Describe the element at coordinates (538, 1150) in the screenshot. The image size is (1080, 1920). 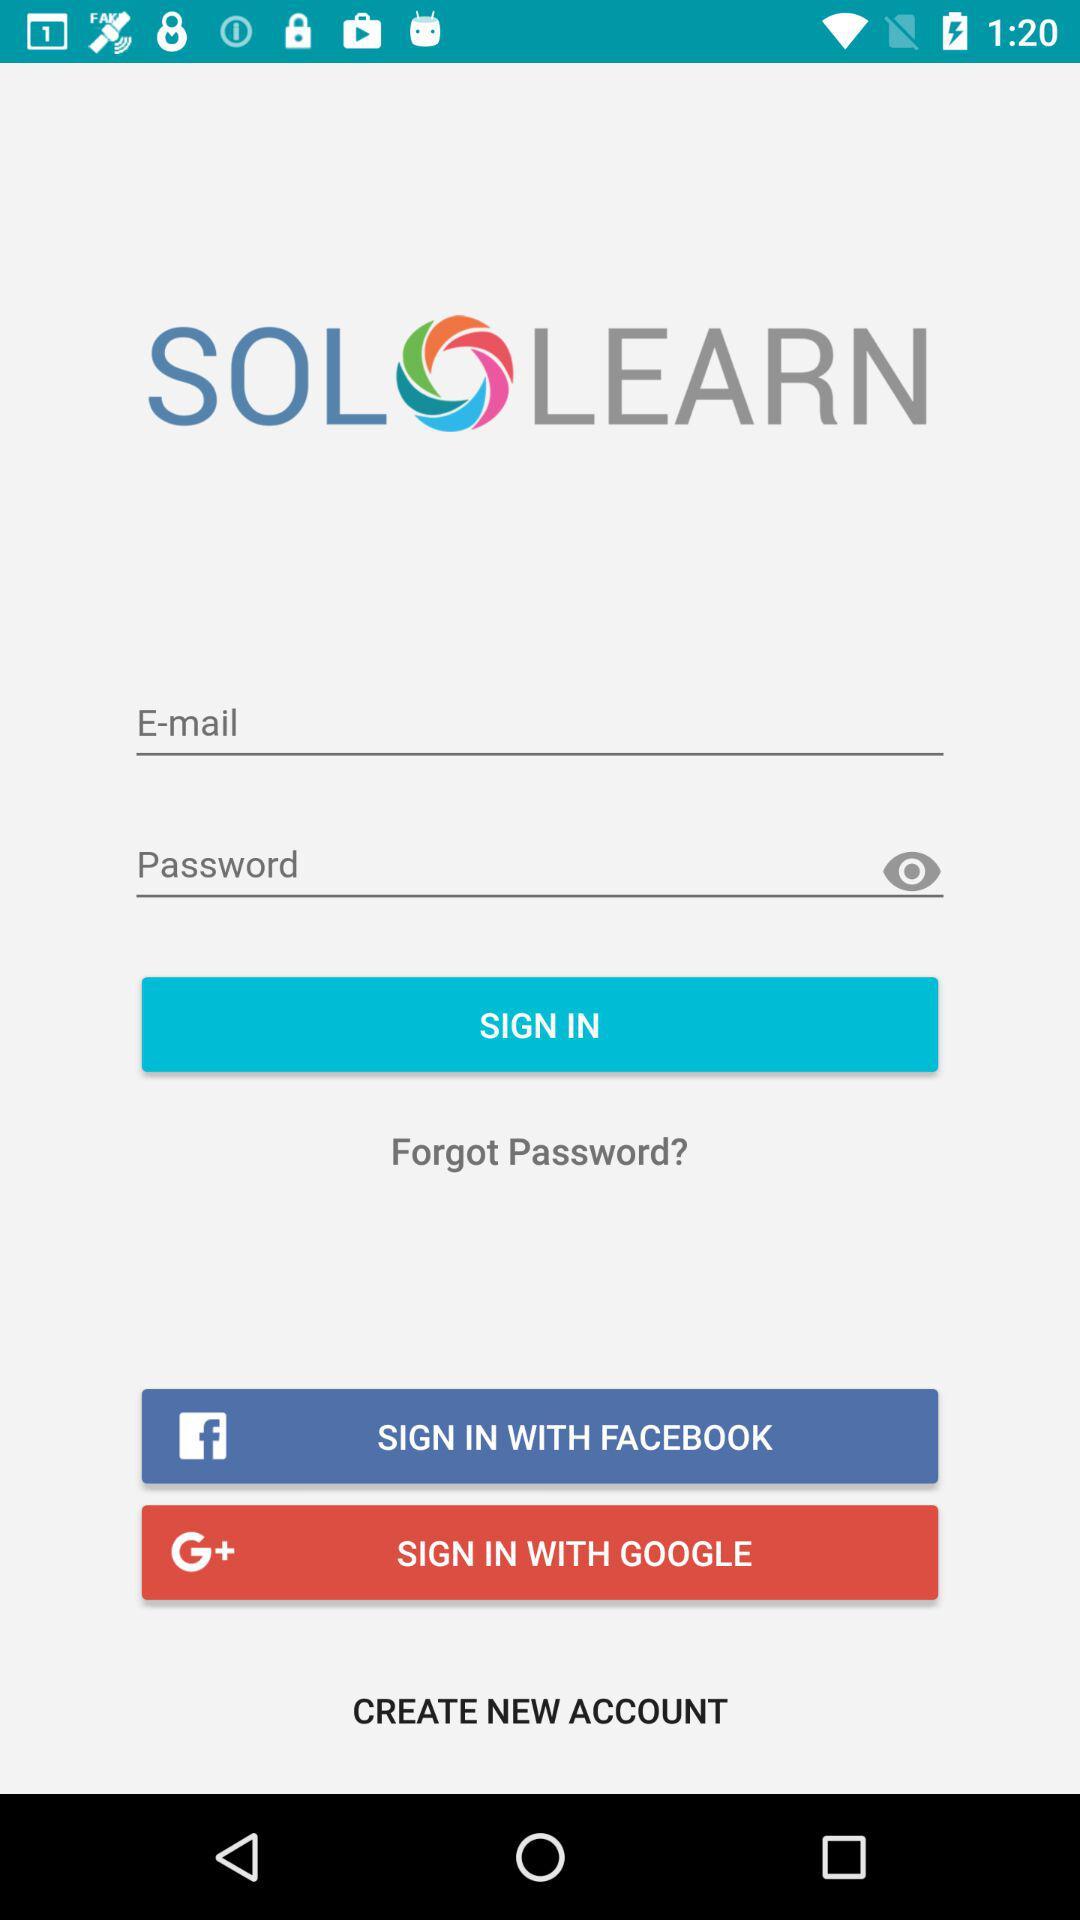
I see `icon below sign in item` at that location.